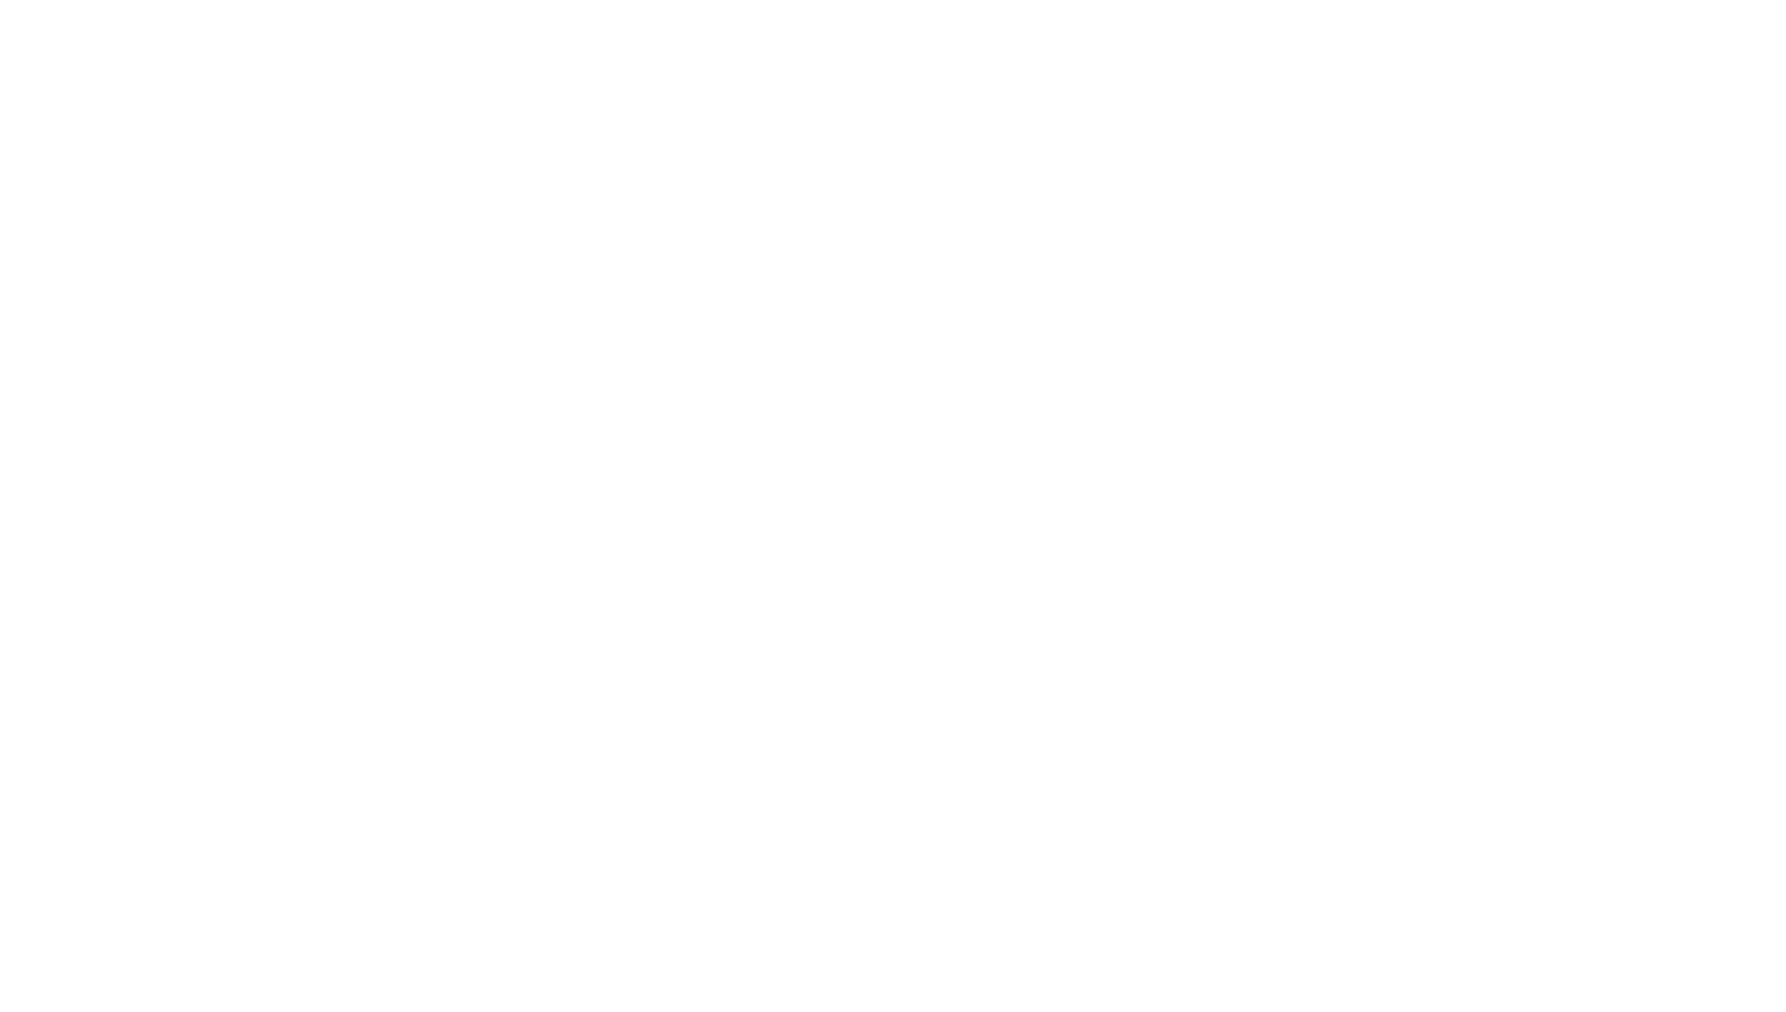 The width and height of the screenshot is (1786, 1012). Describe the element at coordinates (758, 37) in the screenshot. I see `'Published: 10/09/2023'` at that location.